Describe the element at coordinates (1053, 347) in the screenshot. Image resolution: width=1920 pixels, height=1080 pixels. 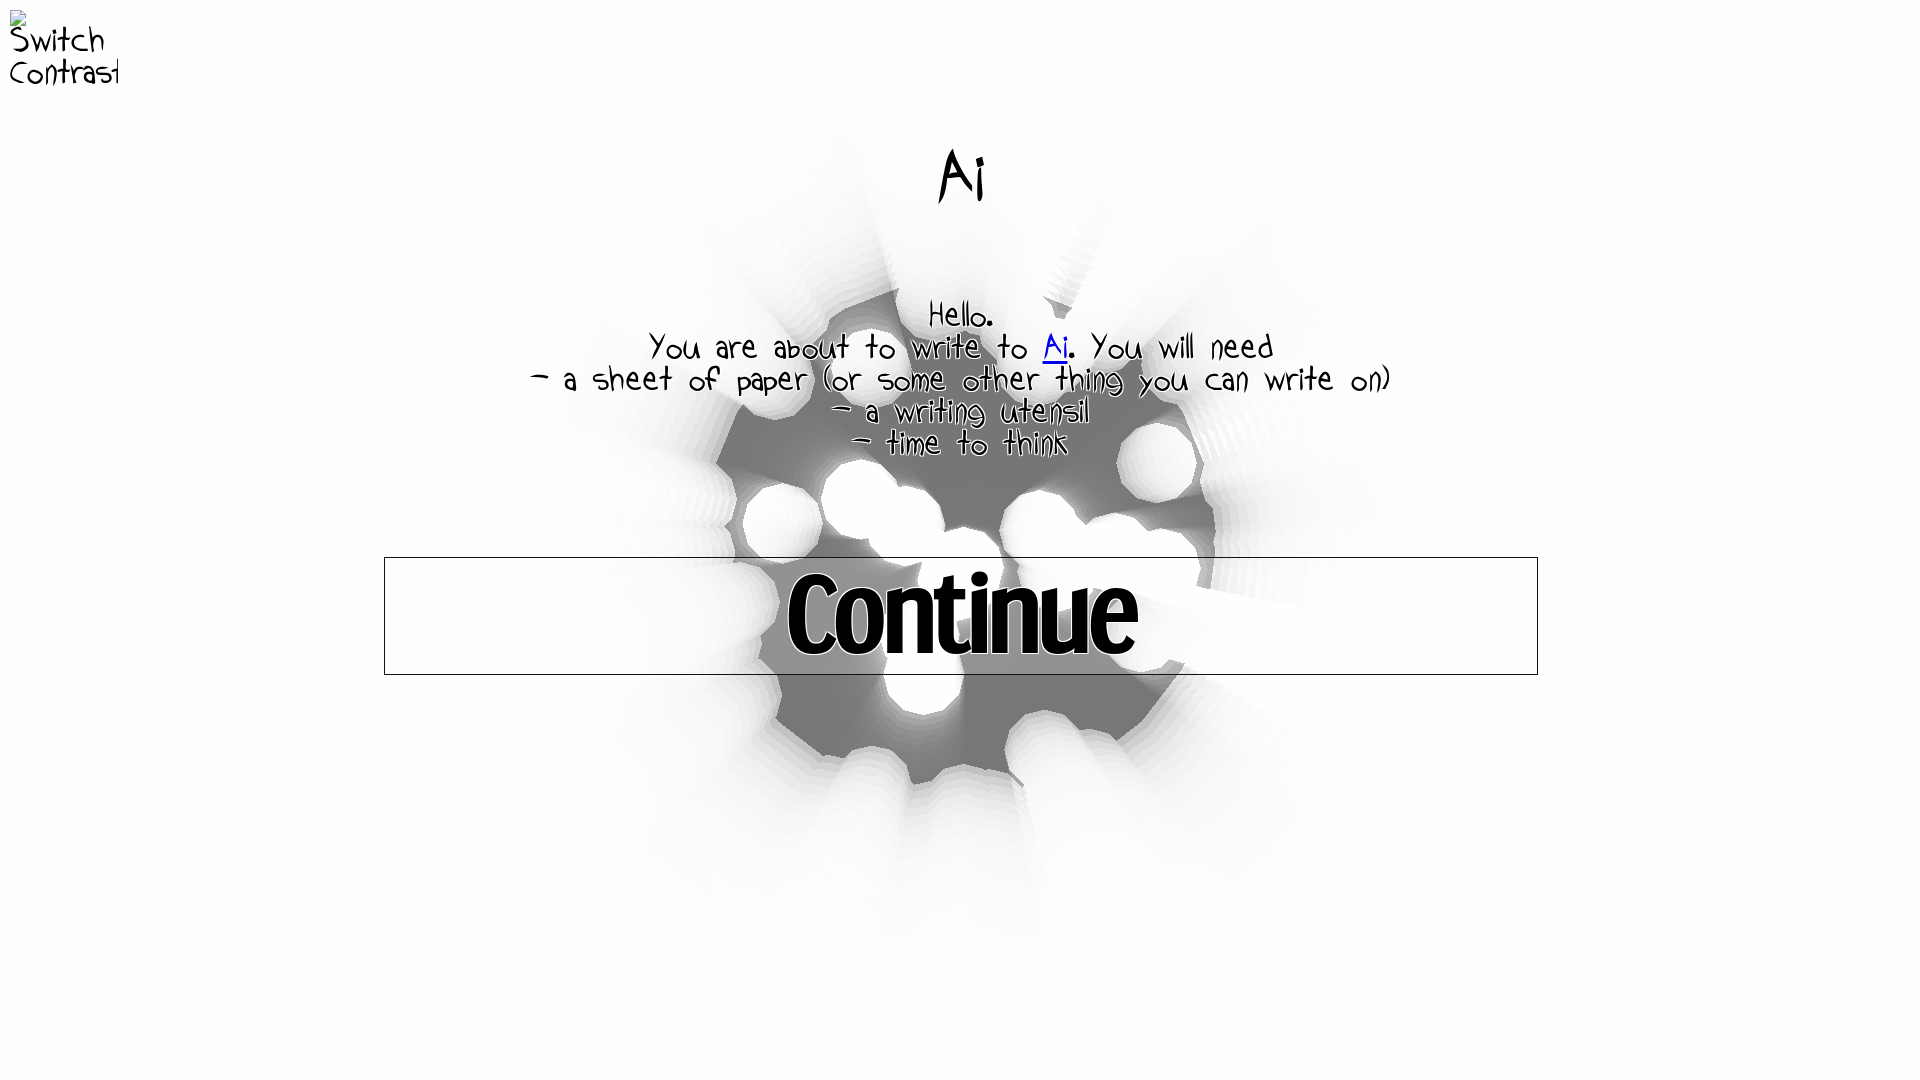
I see `'Ai'` at that location.